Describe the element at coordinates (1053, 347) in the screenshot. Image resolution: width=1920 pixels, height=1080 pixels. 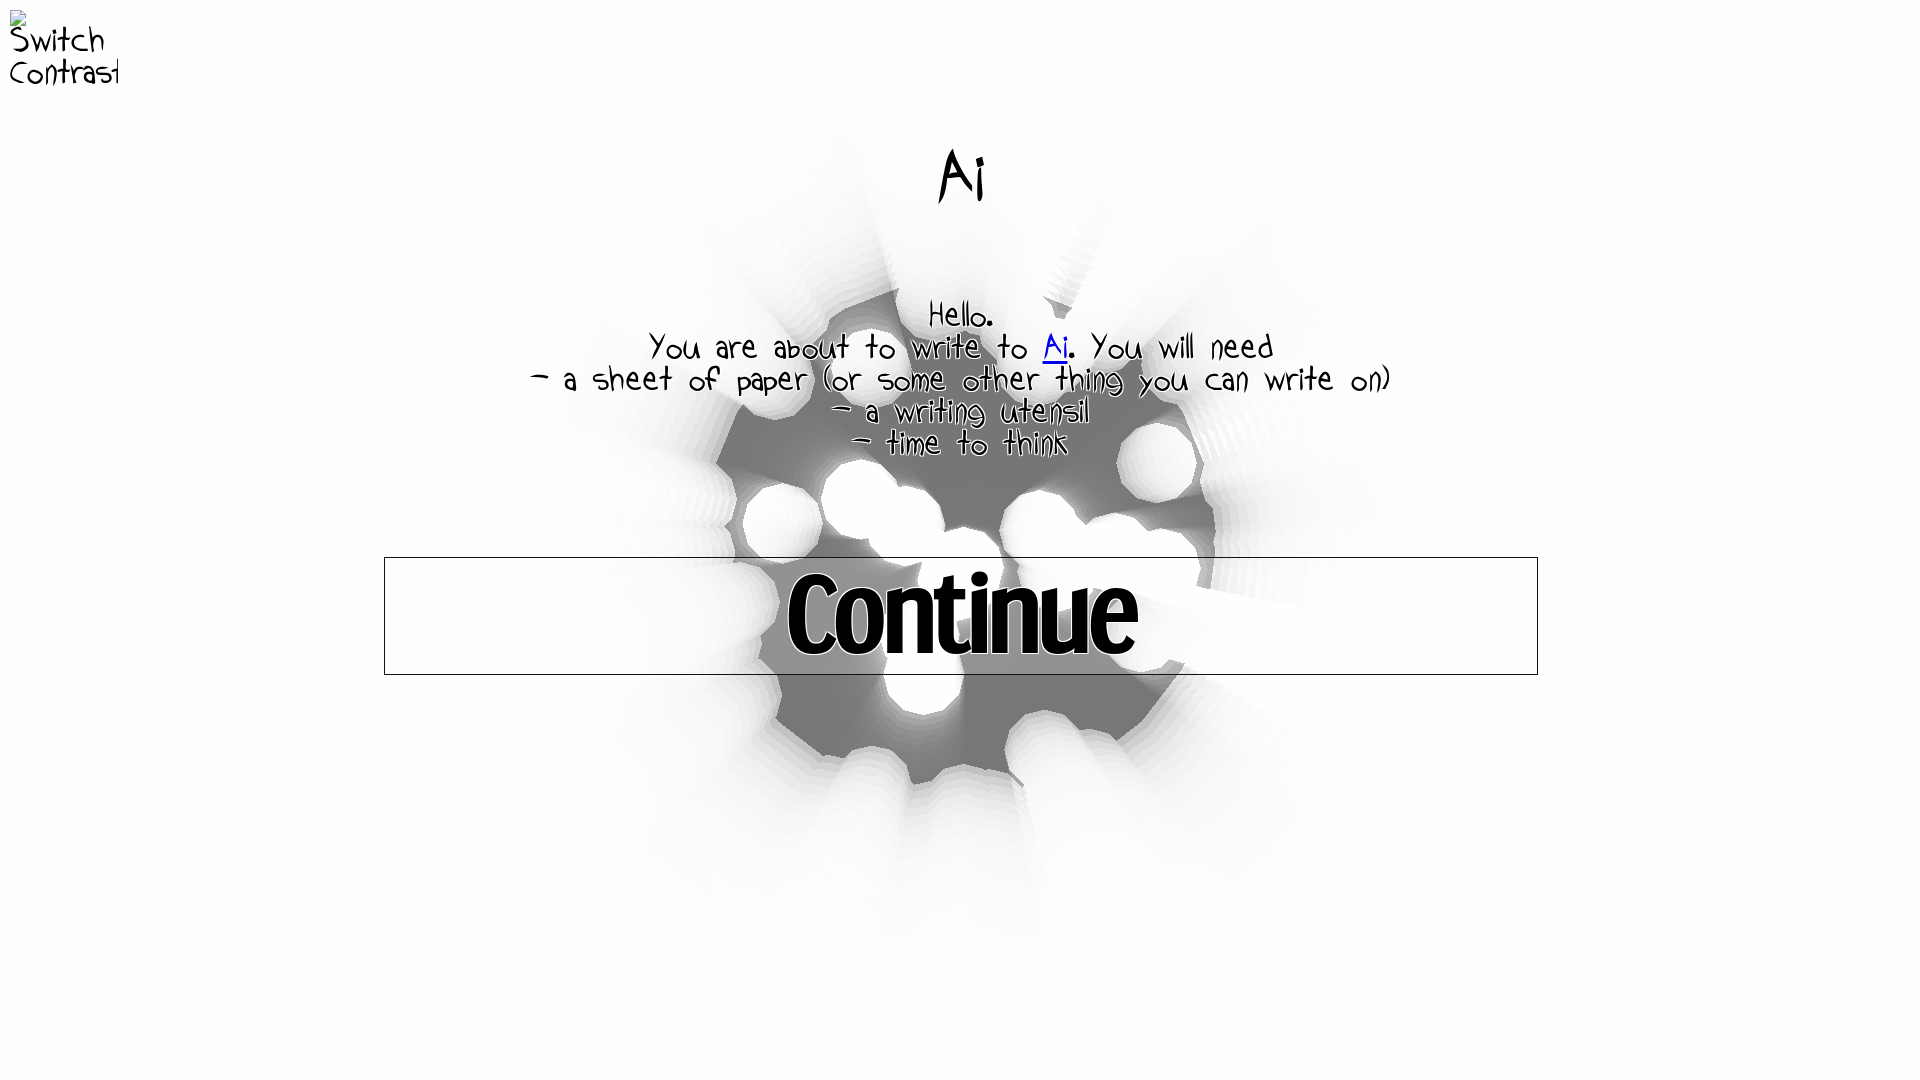
I see `'Ai'` at that location.